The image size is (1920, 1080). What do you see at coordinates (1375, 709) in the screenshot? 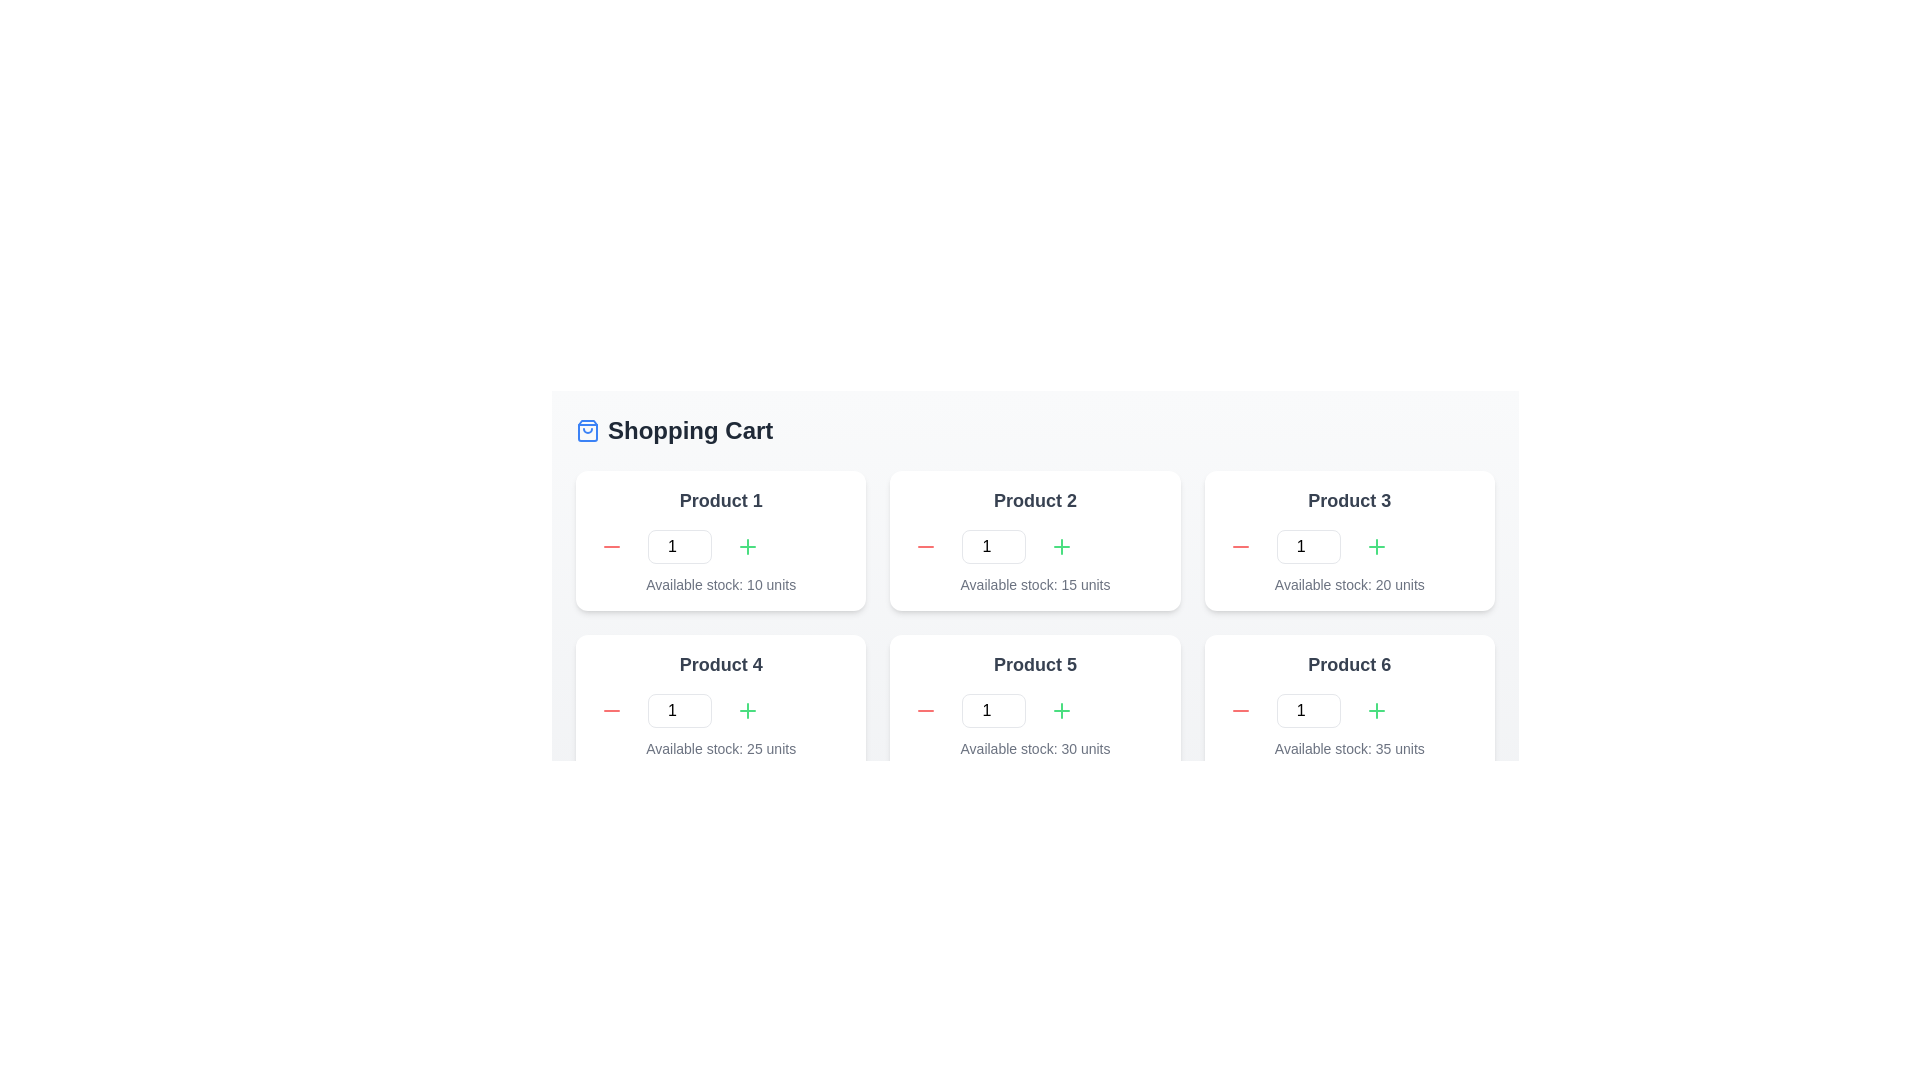
I see `the green circular button with a plus icon to observe the hover effect, located to the right of the text input field for product quantity adjustment in the sixth product card of the shopping cart grid` at bounding box center [1375, 709].